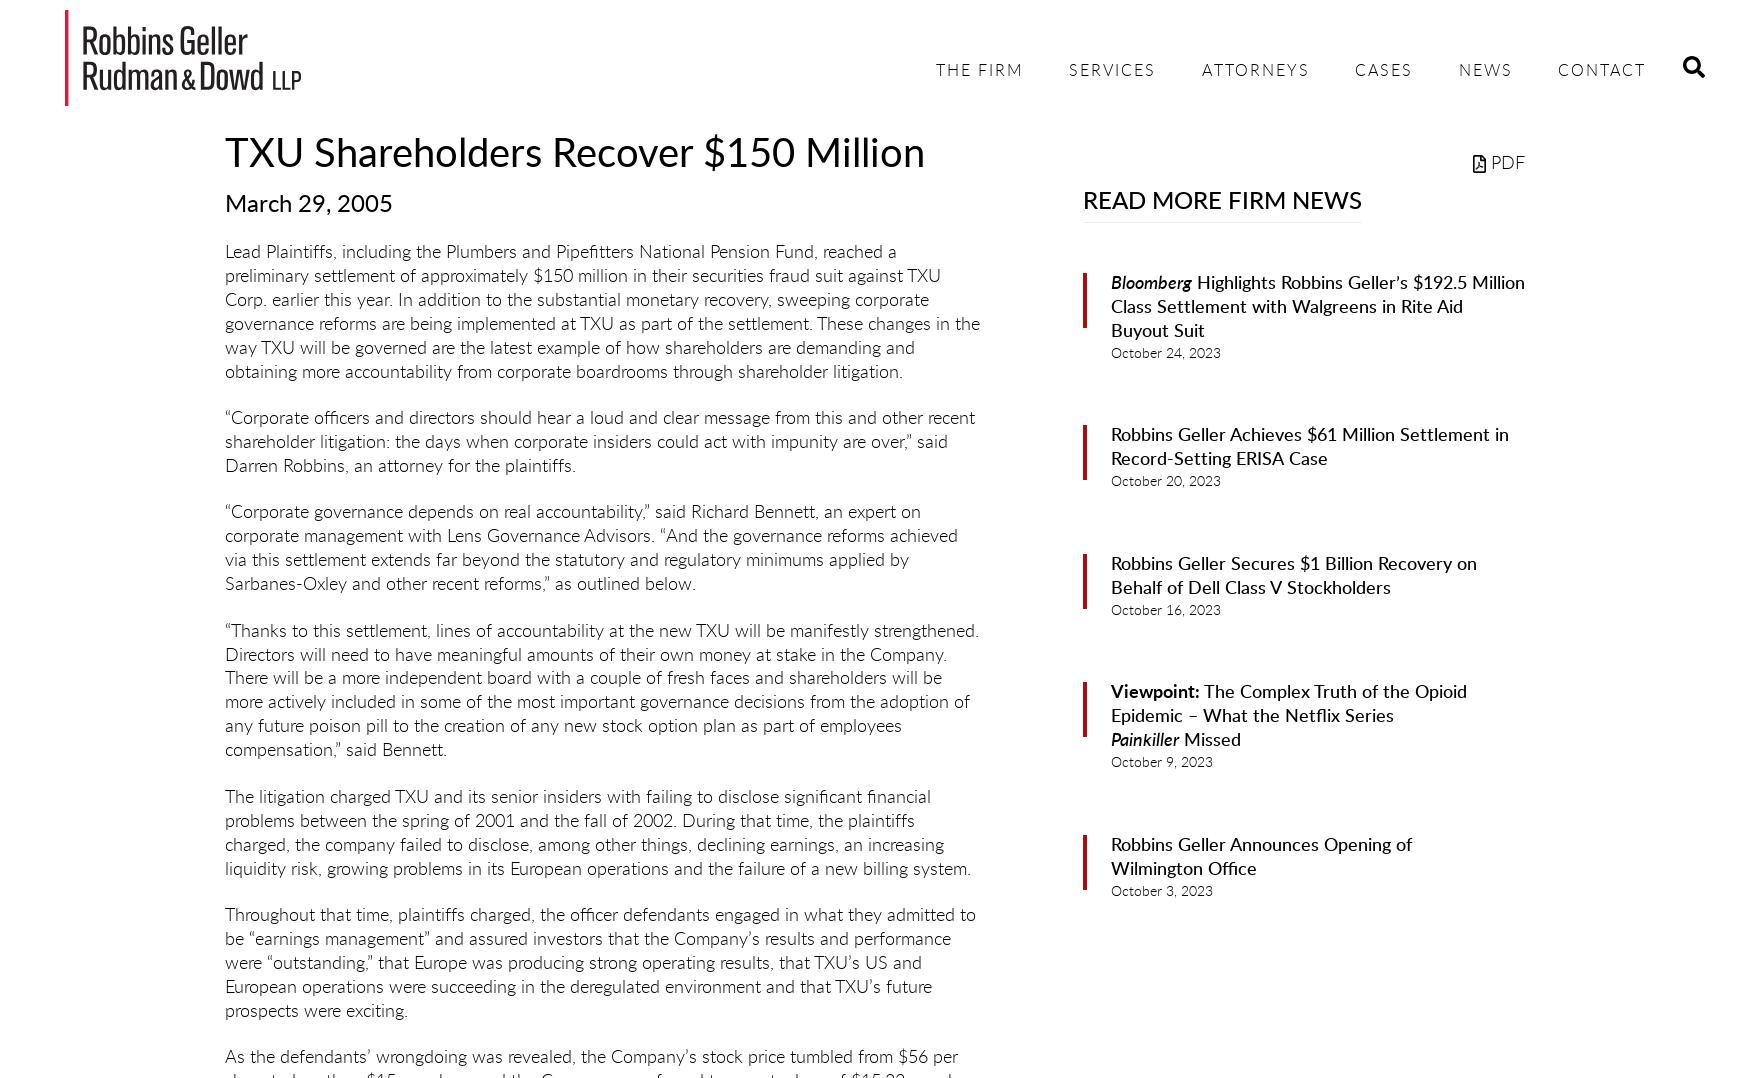  What do you see at coordinates (1161, 763) in the screenshot?
I see `'October 9, 2023'` at bounding box center [1161, 763].